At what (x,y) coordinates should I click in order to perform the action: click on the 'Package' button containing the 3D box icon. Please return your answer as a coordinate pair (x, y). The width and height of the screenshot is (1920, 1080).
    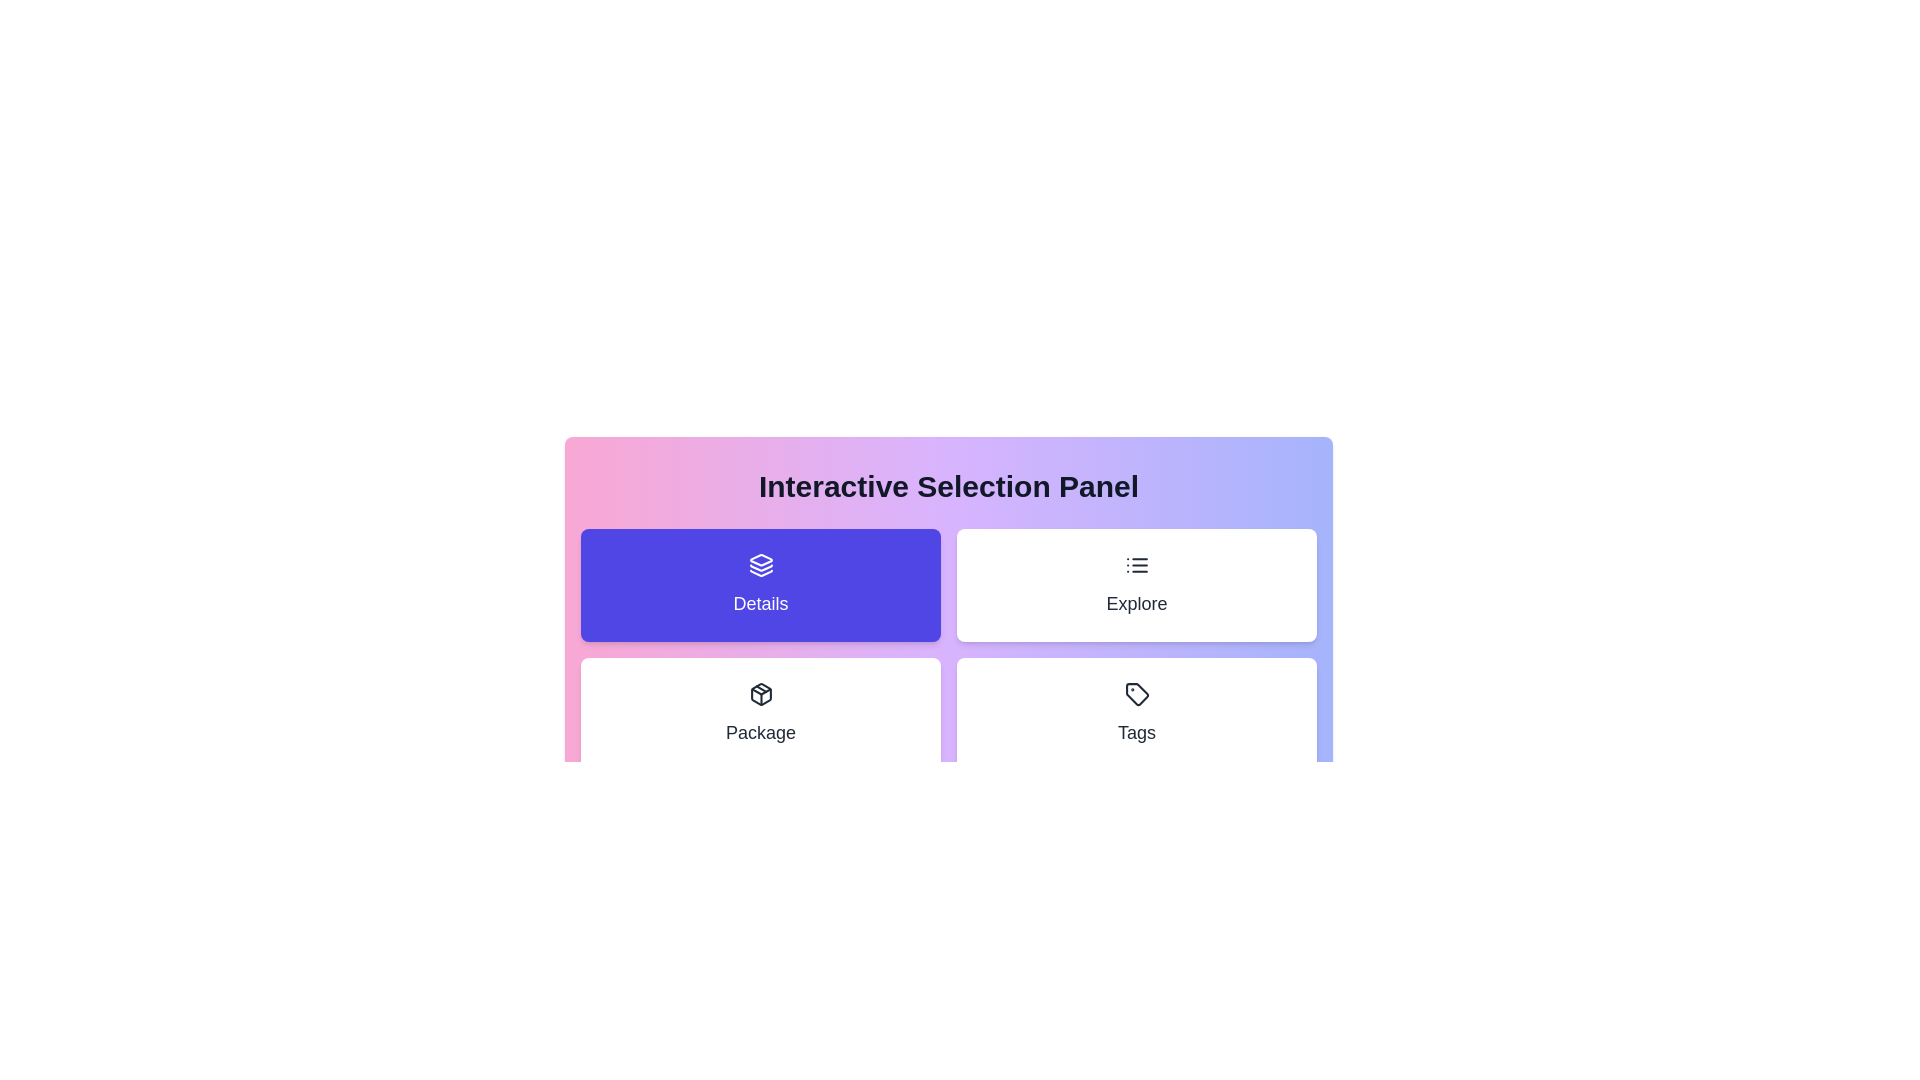
    Looking at the image, I should click on (760, 693).